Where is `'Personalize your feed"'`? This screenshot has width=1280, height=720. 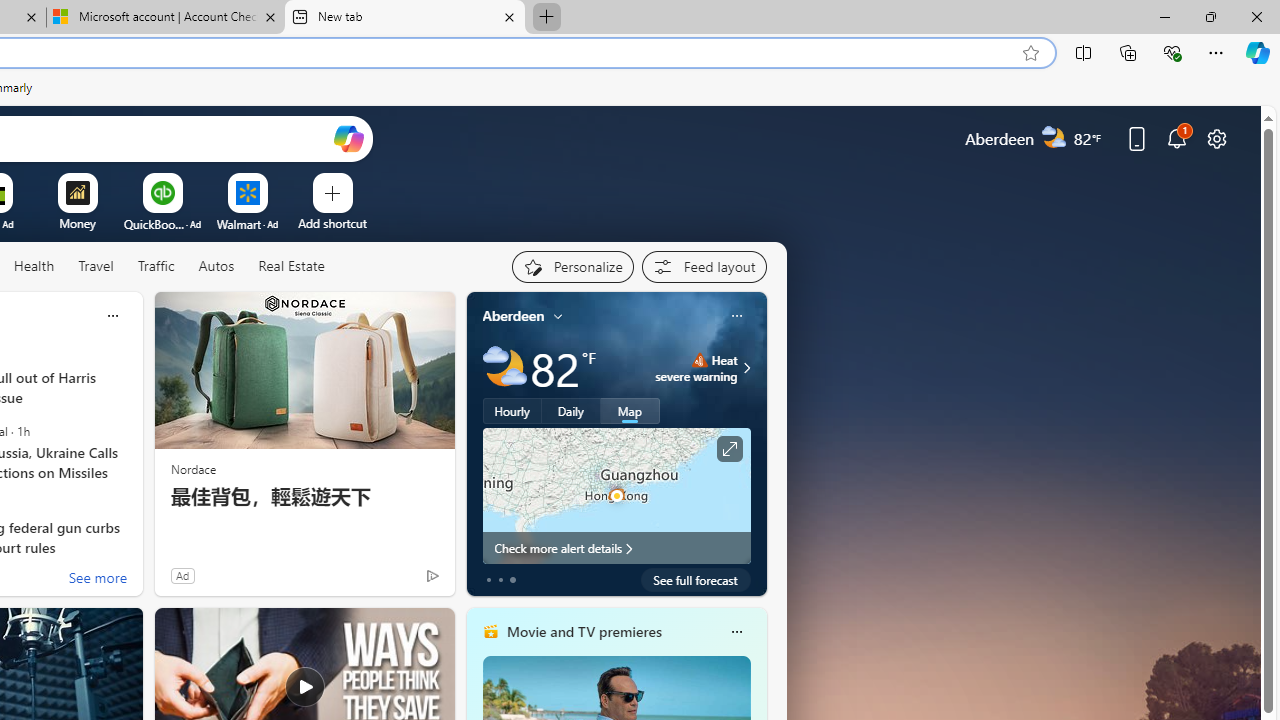 'Personalize your feed"' is located at coordinates (571, 266).